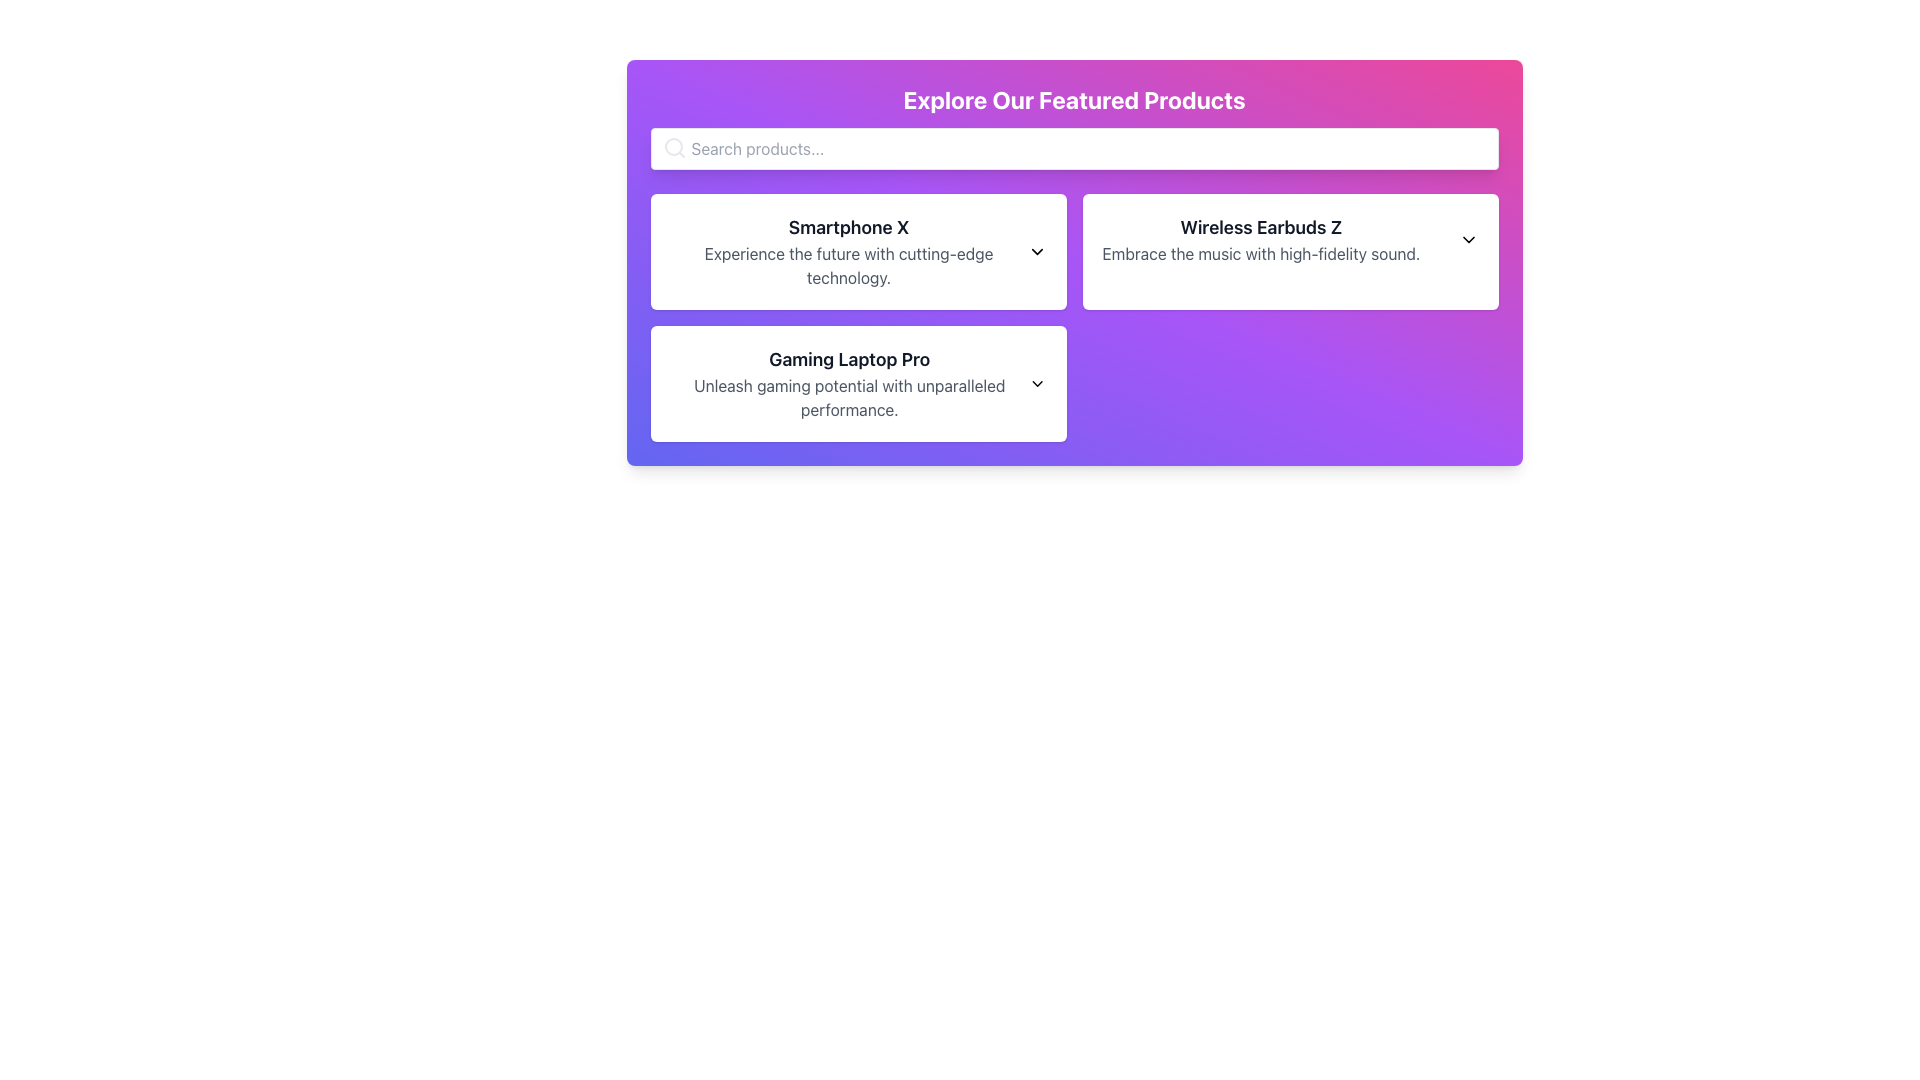  I want to click on the text block containing the gray colored text 'Experience the future with cutting-edge technology.' located below the title 'Smartphone X' in the upper-left section of the feature card, so click(849, 265).